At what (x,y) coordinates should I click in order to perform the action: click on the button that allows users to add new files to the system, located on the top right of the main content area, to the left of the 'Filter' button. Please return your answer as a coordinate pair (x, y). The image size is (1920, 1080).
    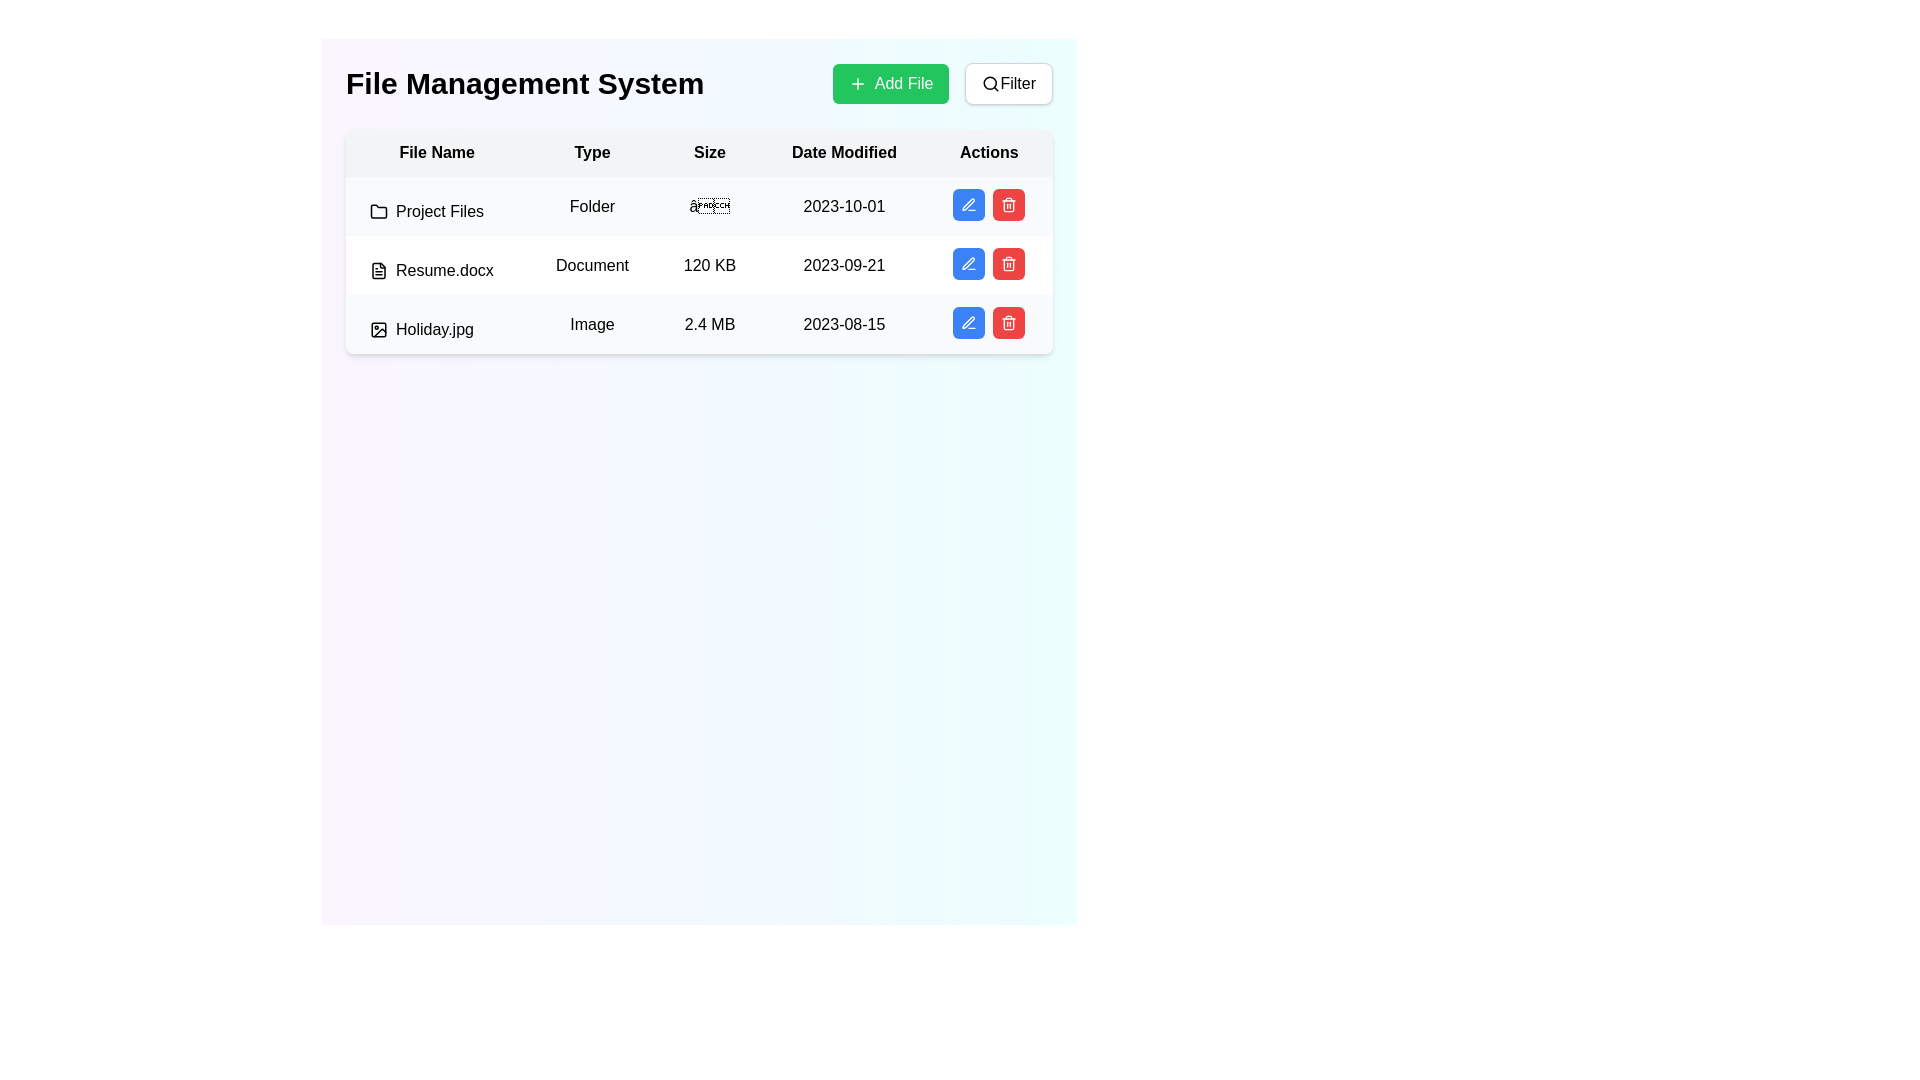
    Looking at the image, I should click on (890, 83).